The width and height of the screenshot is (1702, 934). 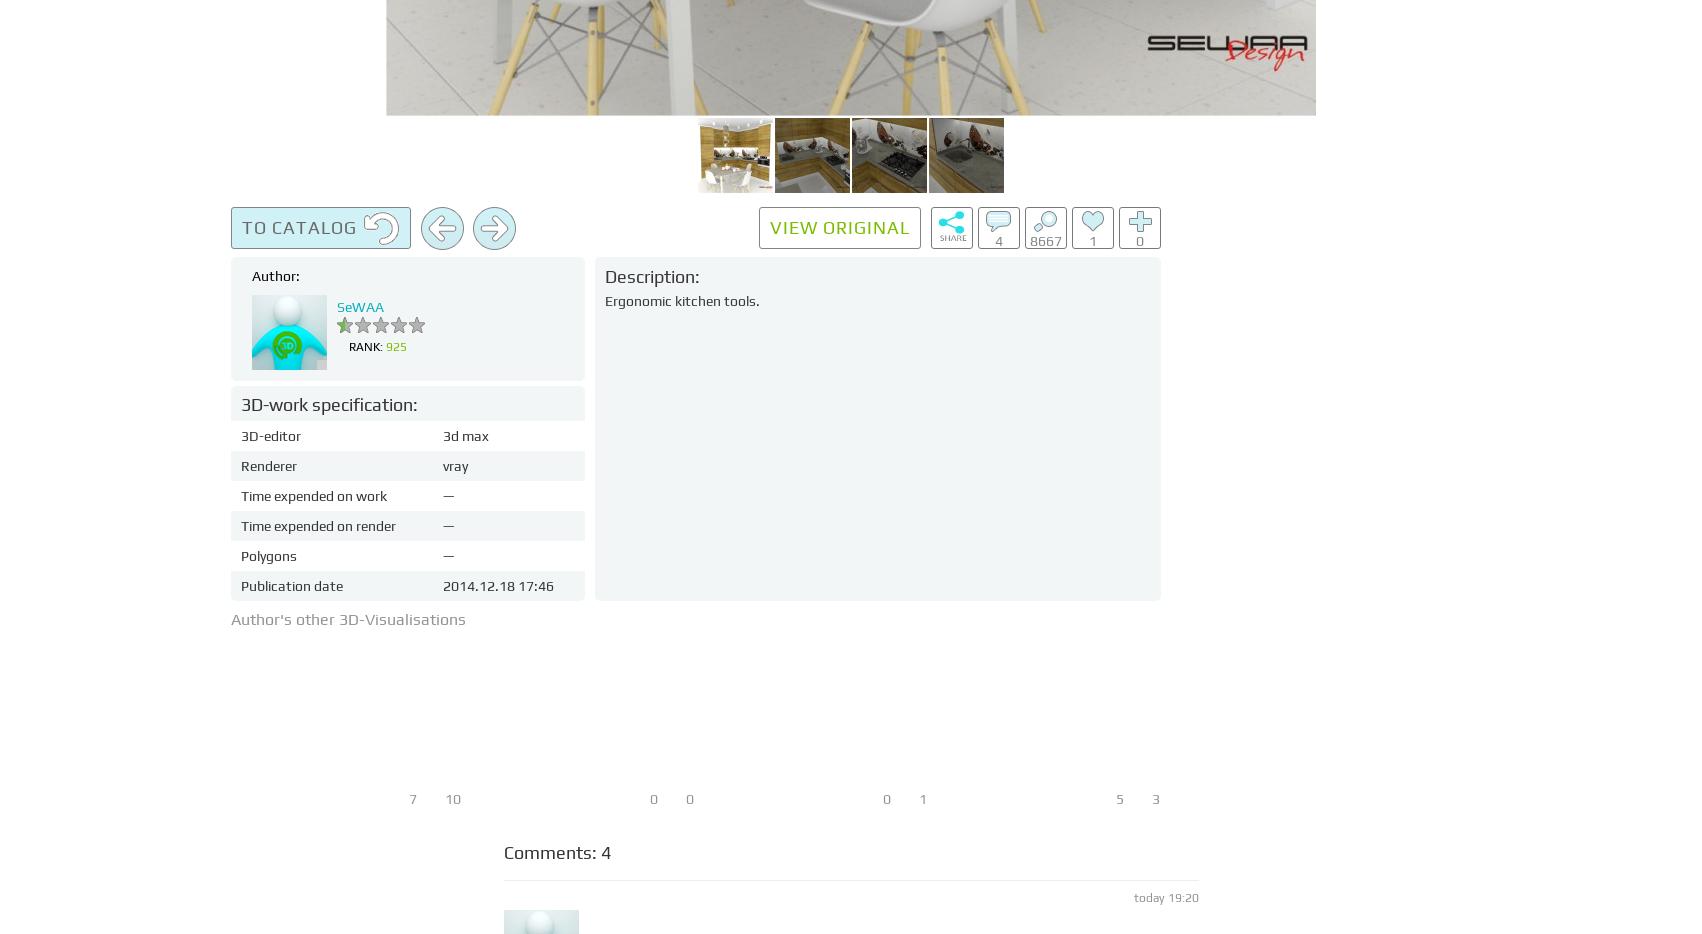 What do you see at coordinates (318, 526) in the screenshot?
I see `'Time expended on render'` at bounding box center [318, 526].